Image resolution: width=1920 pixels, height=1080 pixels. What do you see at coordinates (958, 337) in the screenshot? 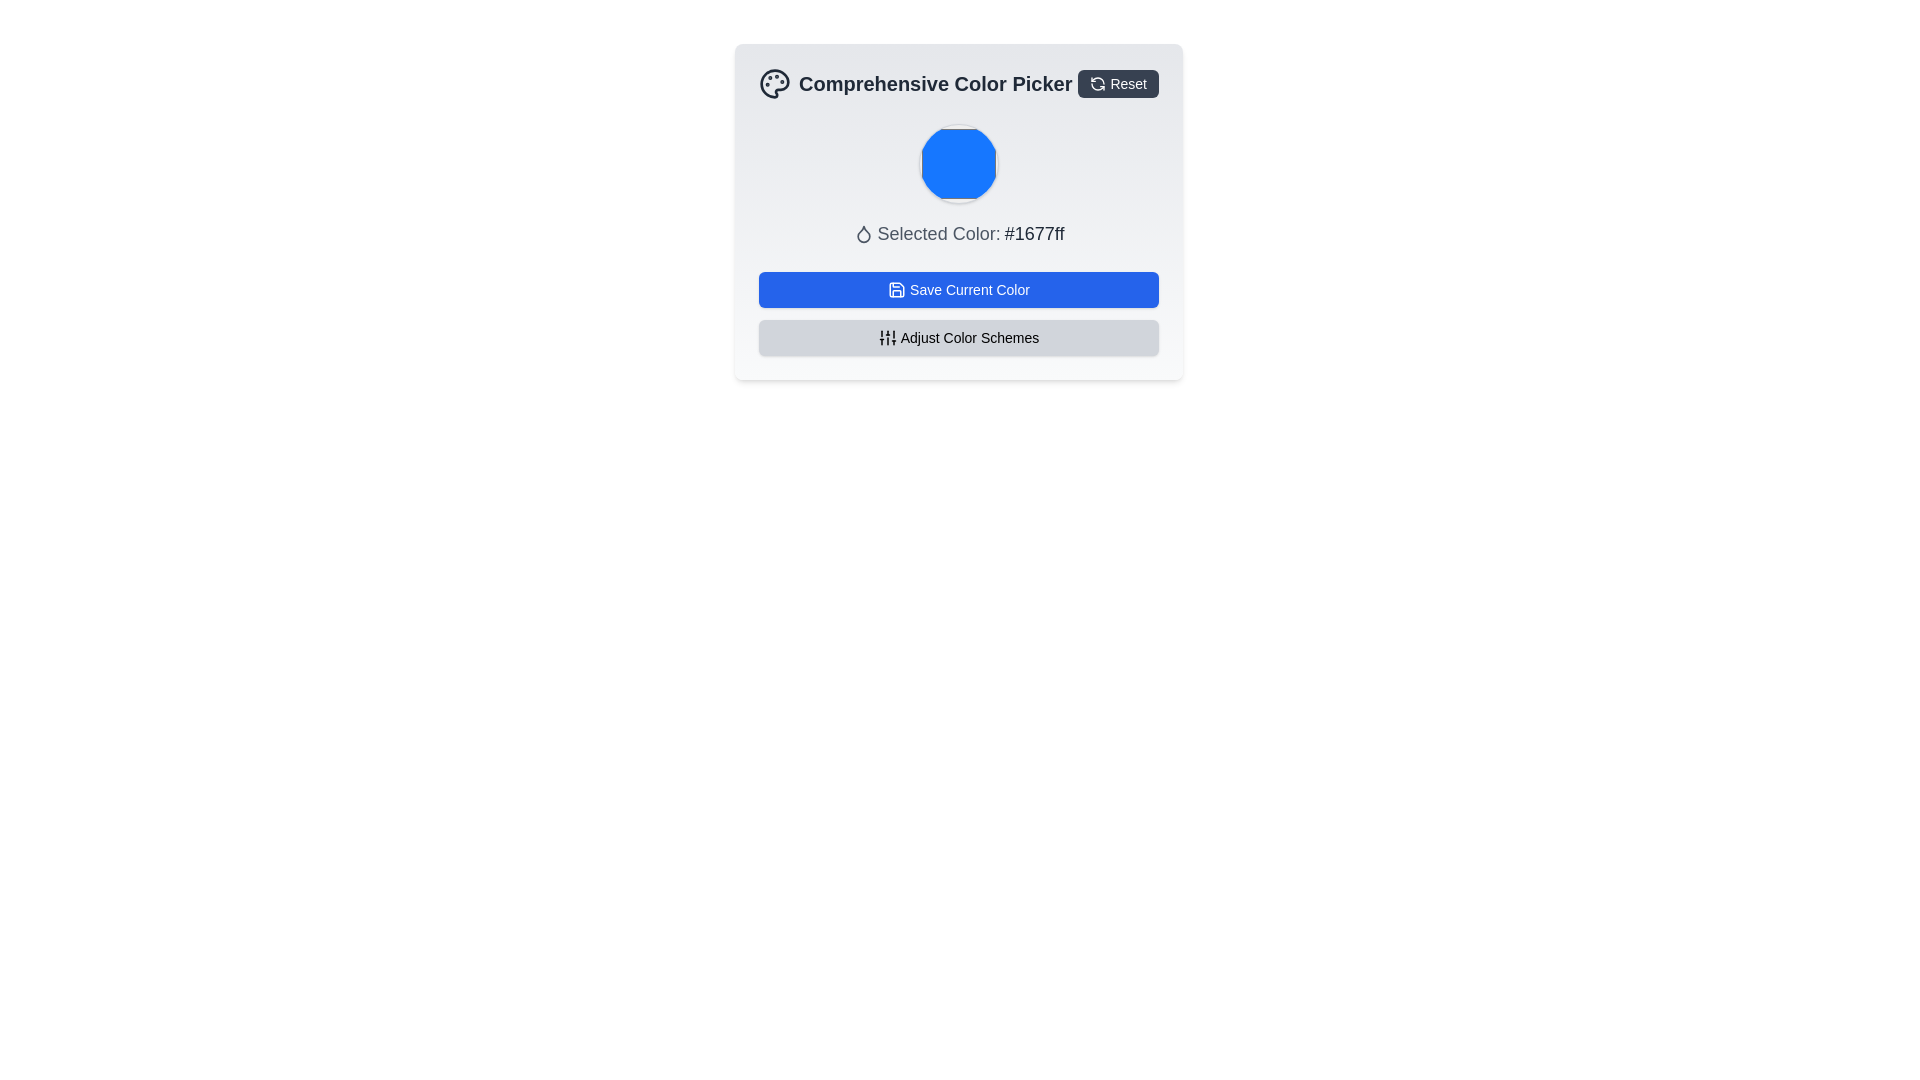
I see `the 'Adjust Color Schemes' button, which is a rectangular button with rounded corners, gray background, and black outline, located below the 'Save Current Color' button` at bounding box center [958, 337].